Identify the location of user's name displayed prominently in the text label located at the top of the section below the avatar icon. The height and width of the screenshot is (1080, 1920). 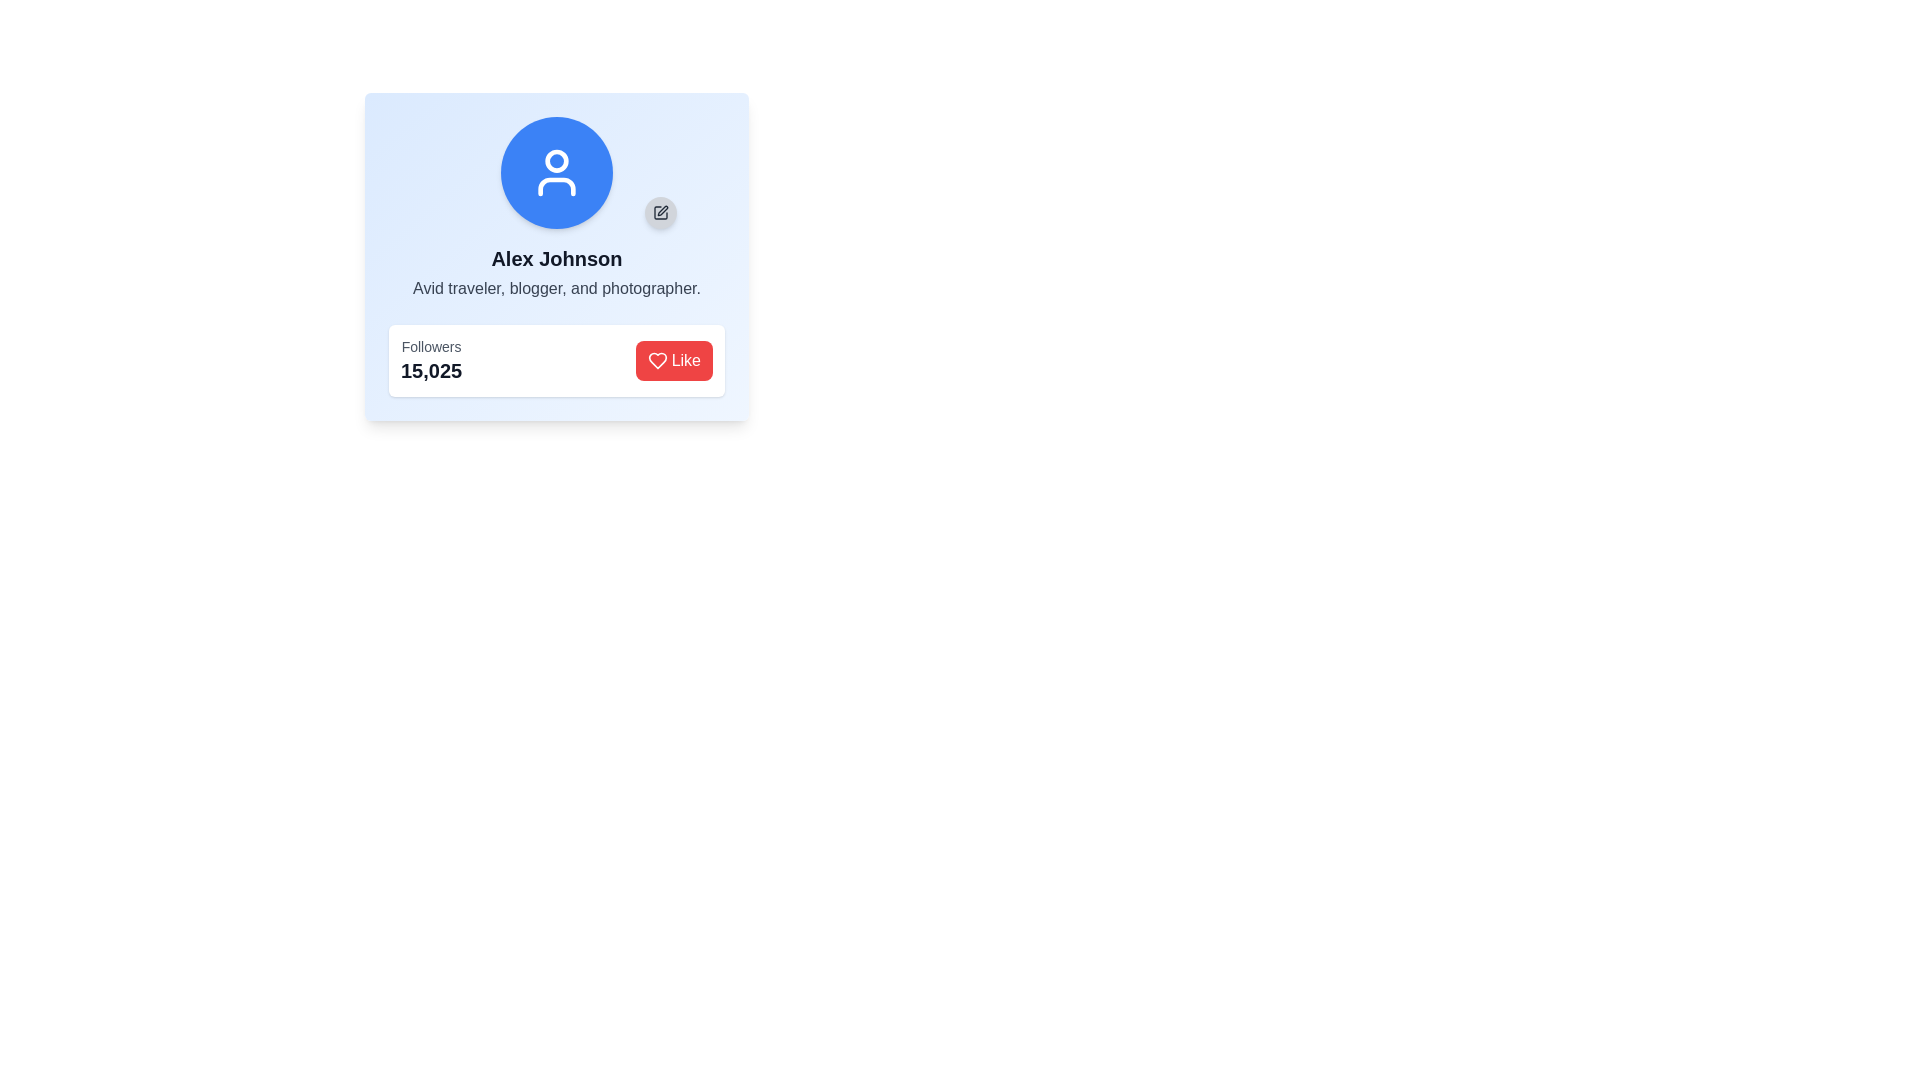
(556, 257).